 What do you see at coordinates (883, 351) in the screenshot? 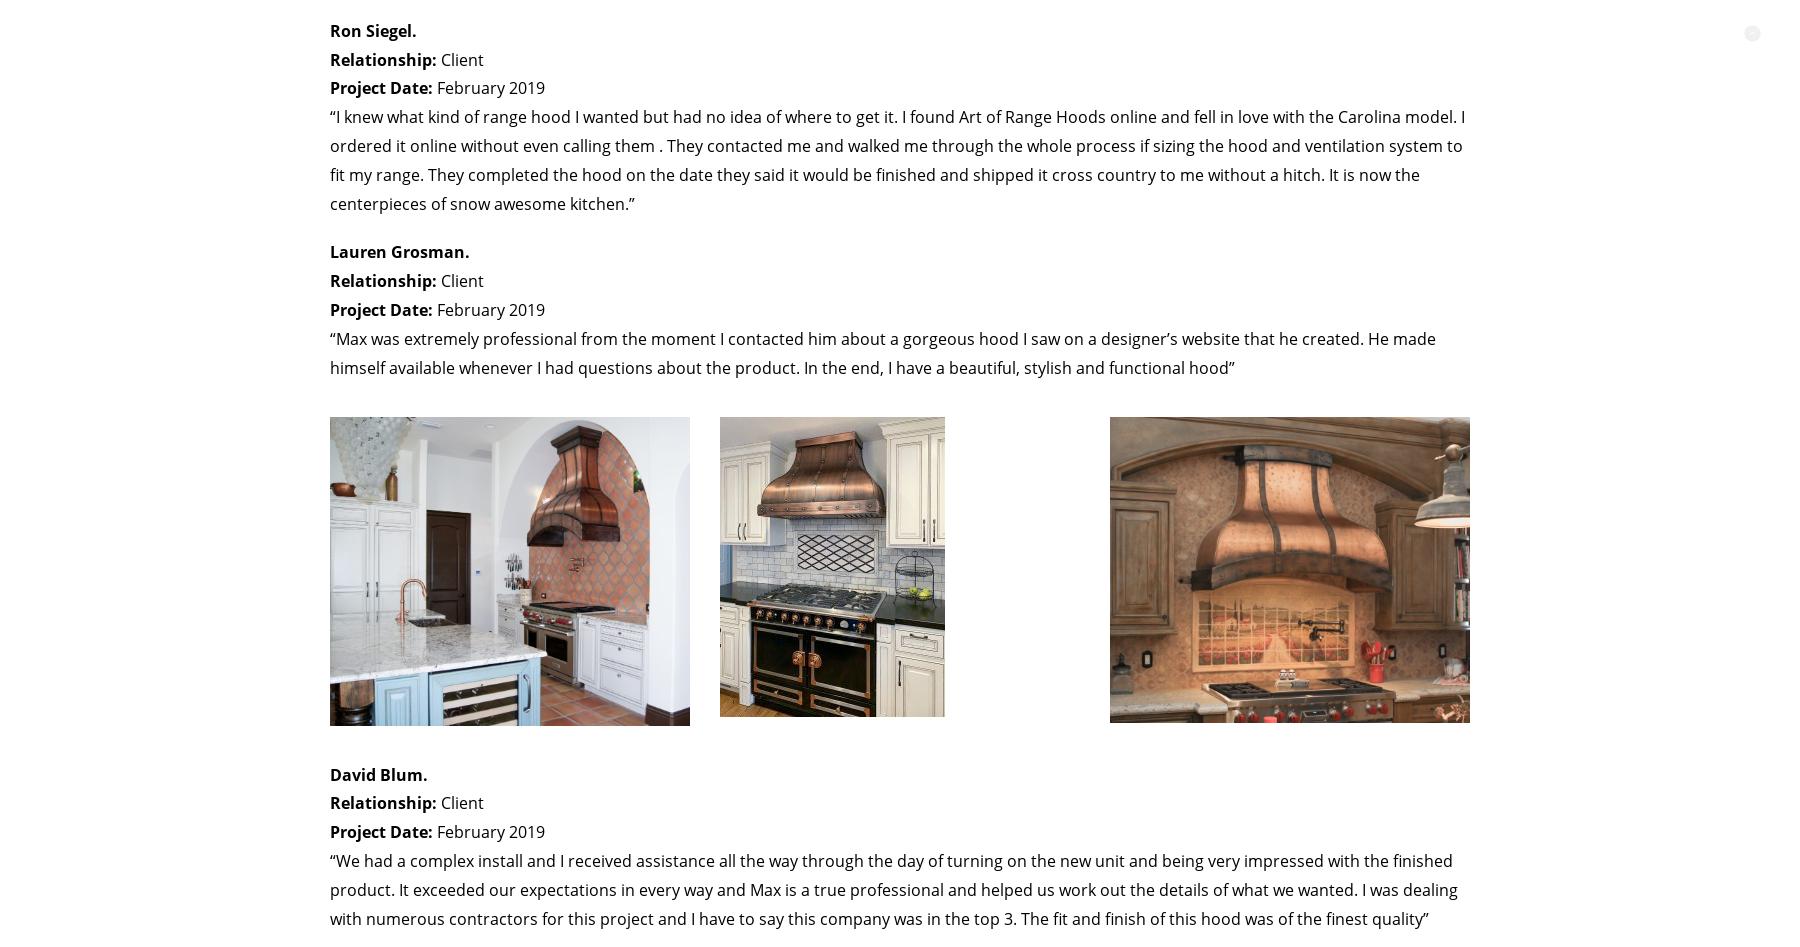
I see `'“Max was extremely professional from the moment I contacted him about a gorgeous hood I saw on a designer’s website that he created. He made himself available whenever I had questions about the product. In the end, I have a beautiful, stylish and functional hood”'` at bounding box center [883, 351].